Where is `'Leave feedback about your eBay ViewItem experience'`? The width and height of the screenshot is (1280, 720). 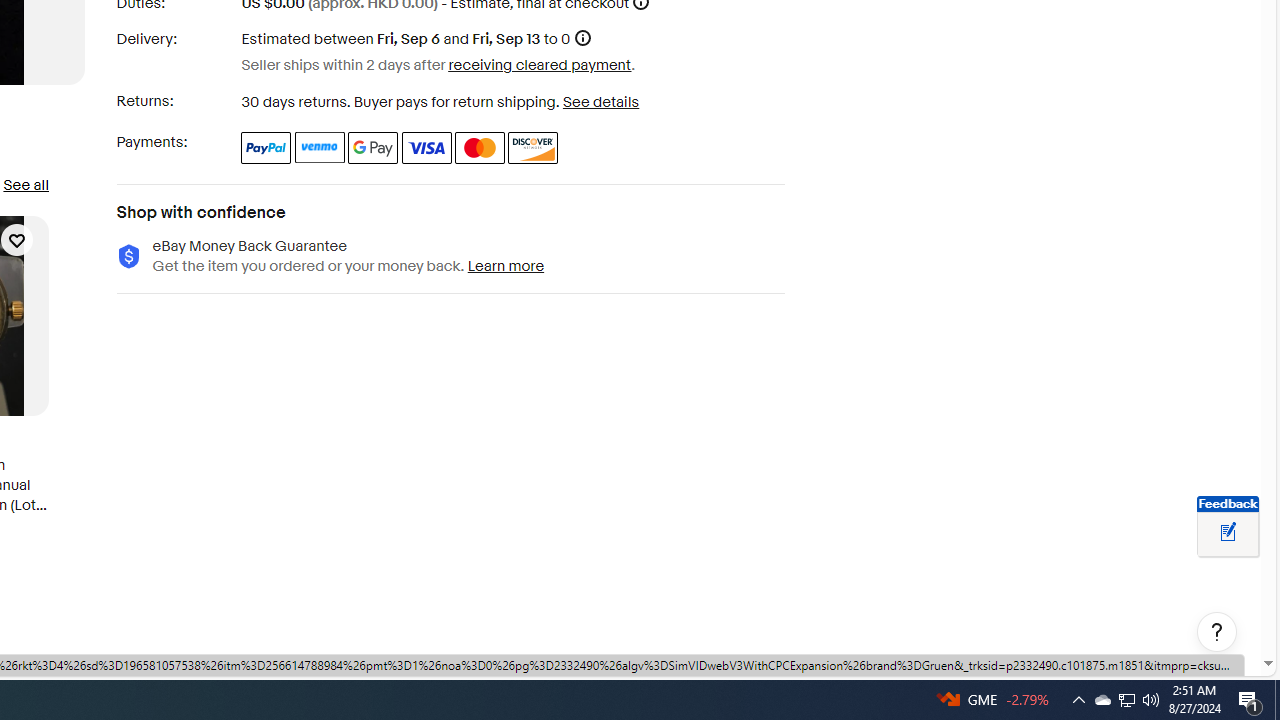
'Leave feedback about your eBay ViewItem experience' is located at coordinates (1227, 532).